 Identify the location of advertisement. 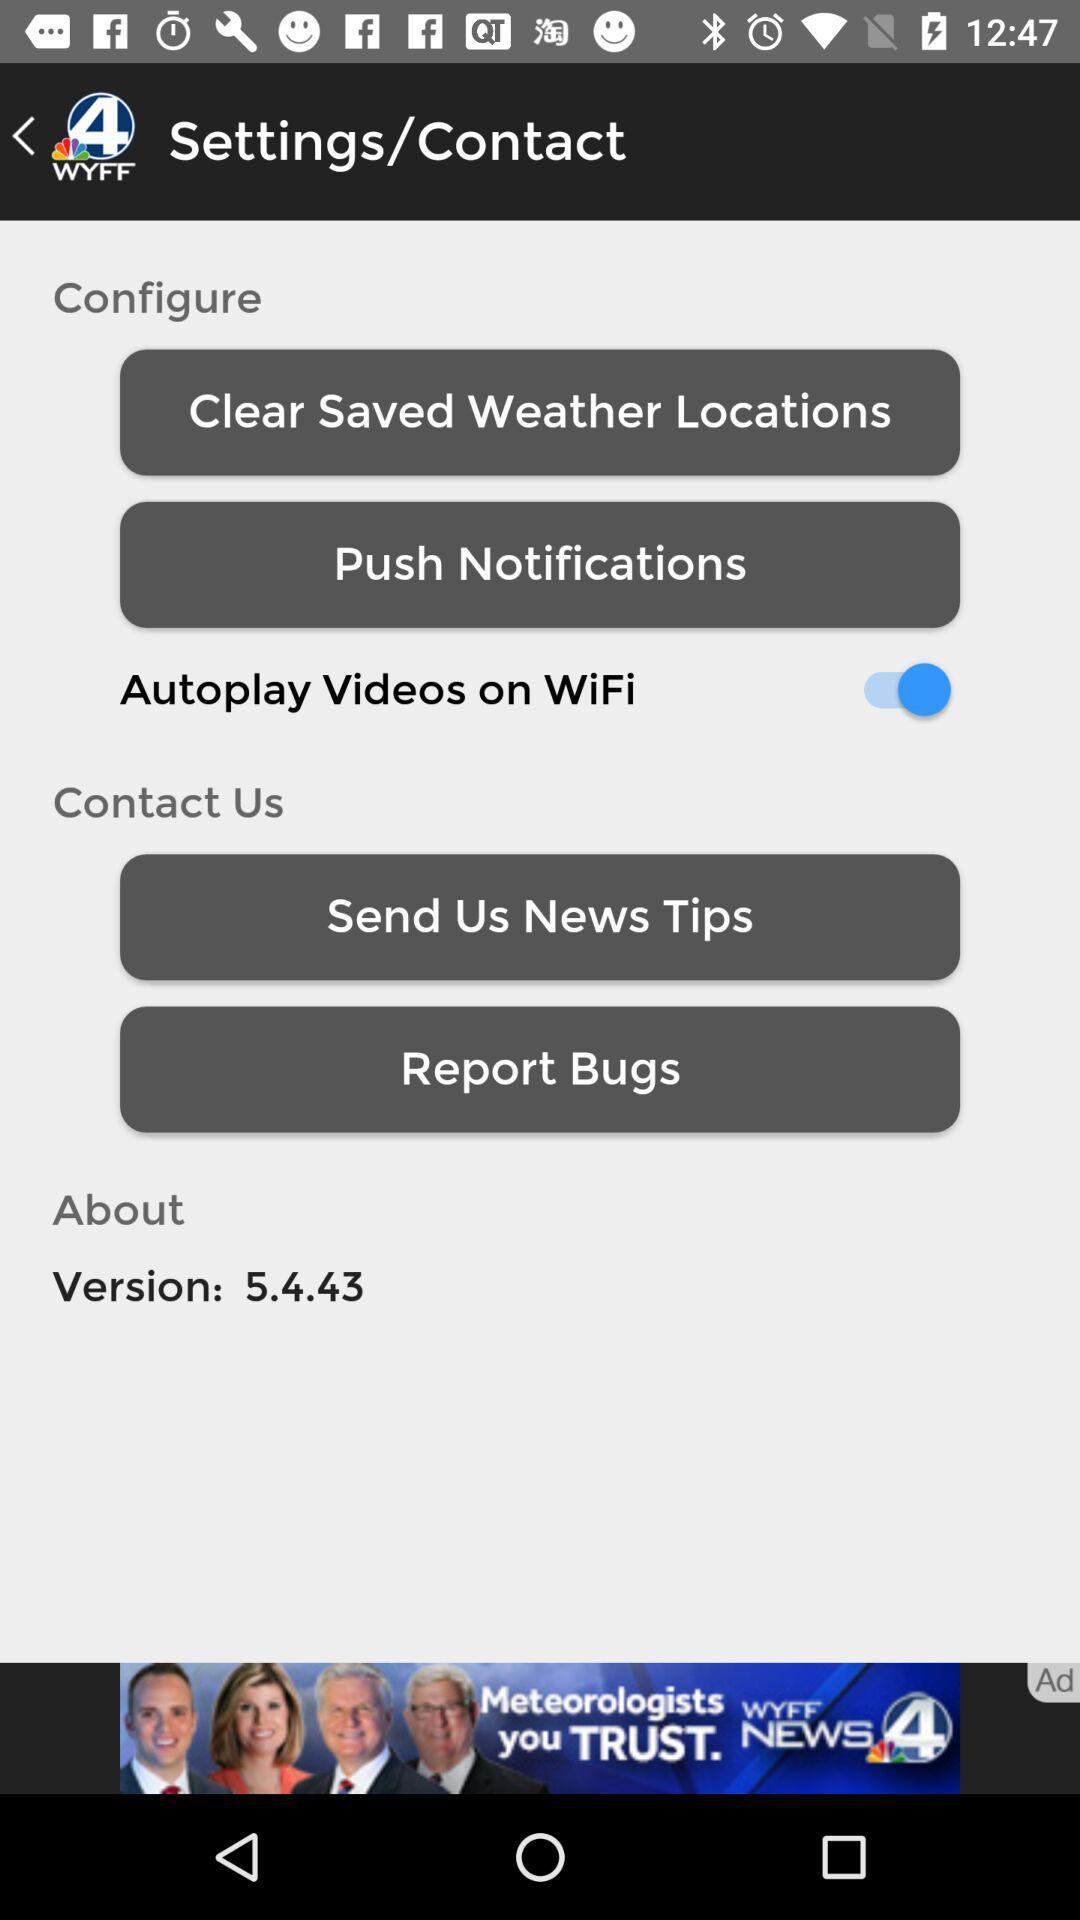
(540, 1727).